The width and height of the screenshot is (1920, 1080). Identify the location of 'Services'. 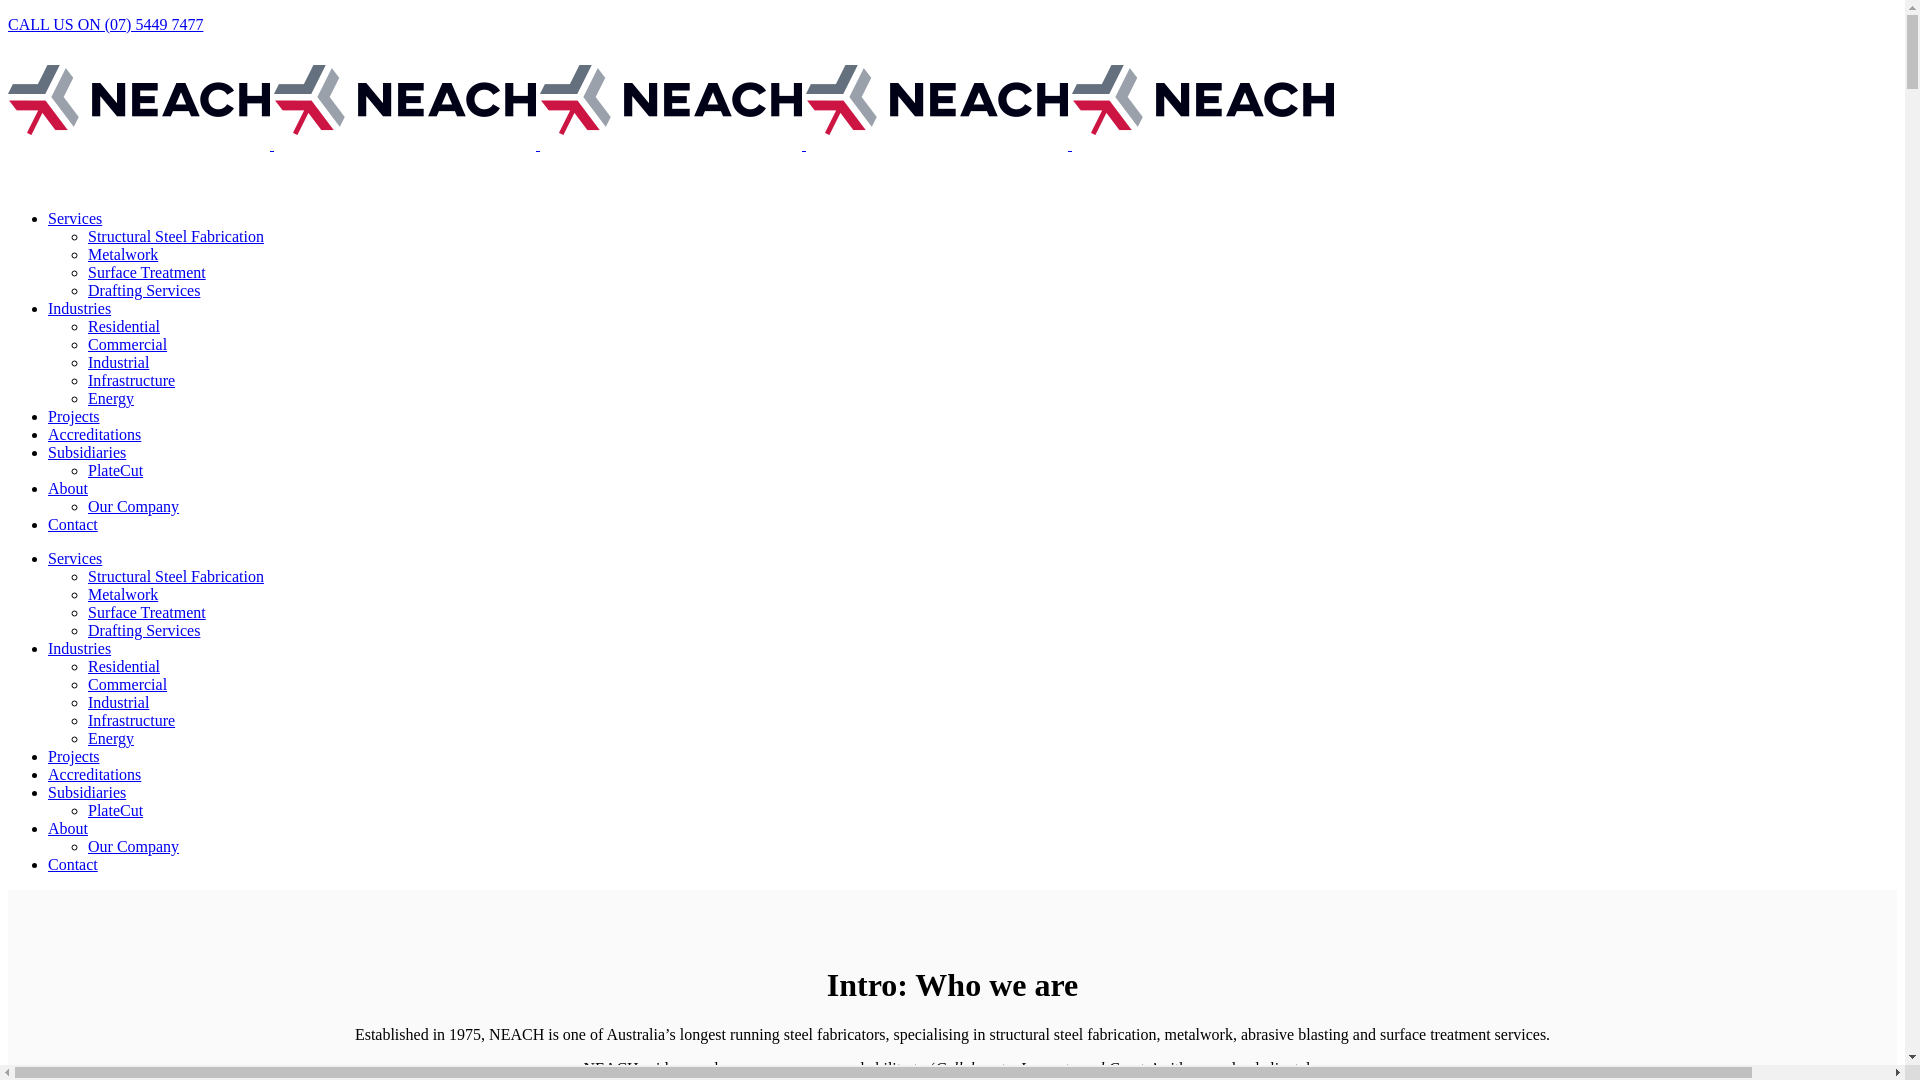
(75, 218).